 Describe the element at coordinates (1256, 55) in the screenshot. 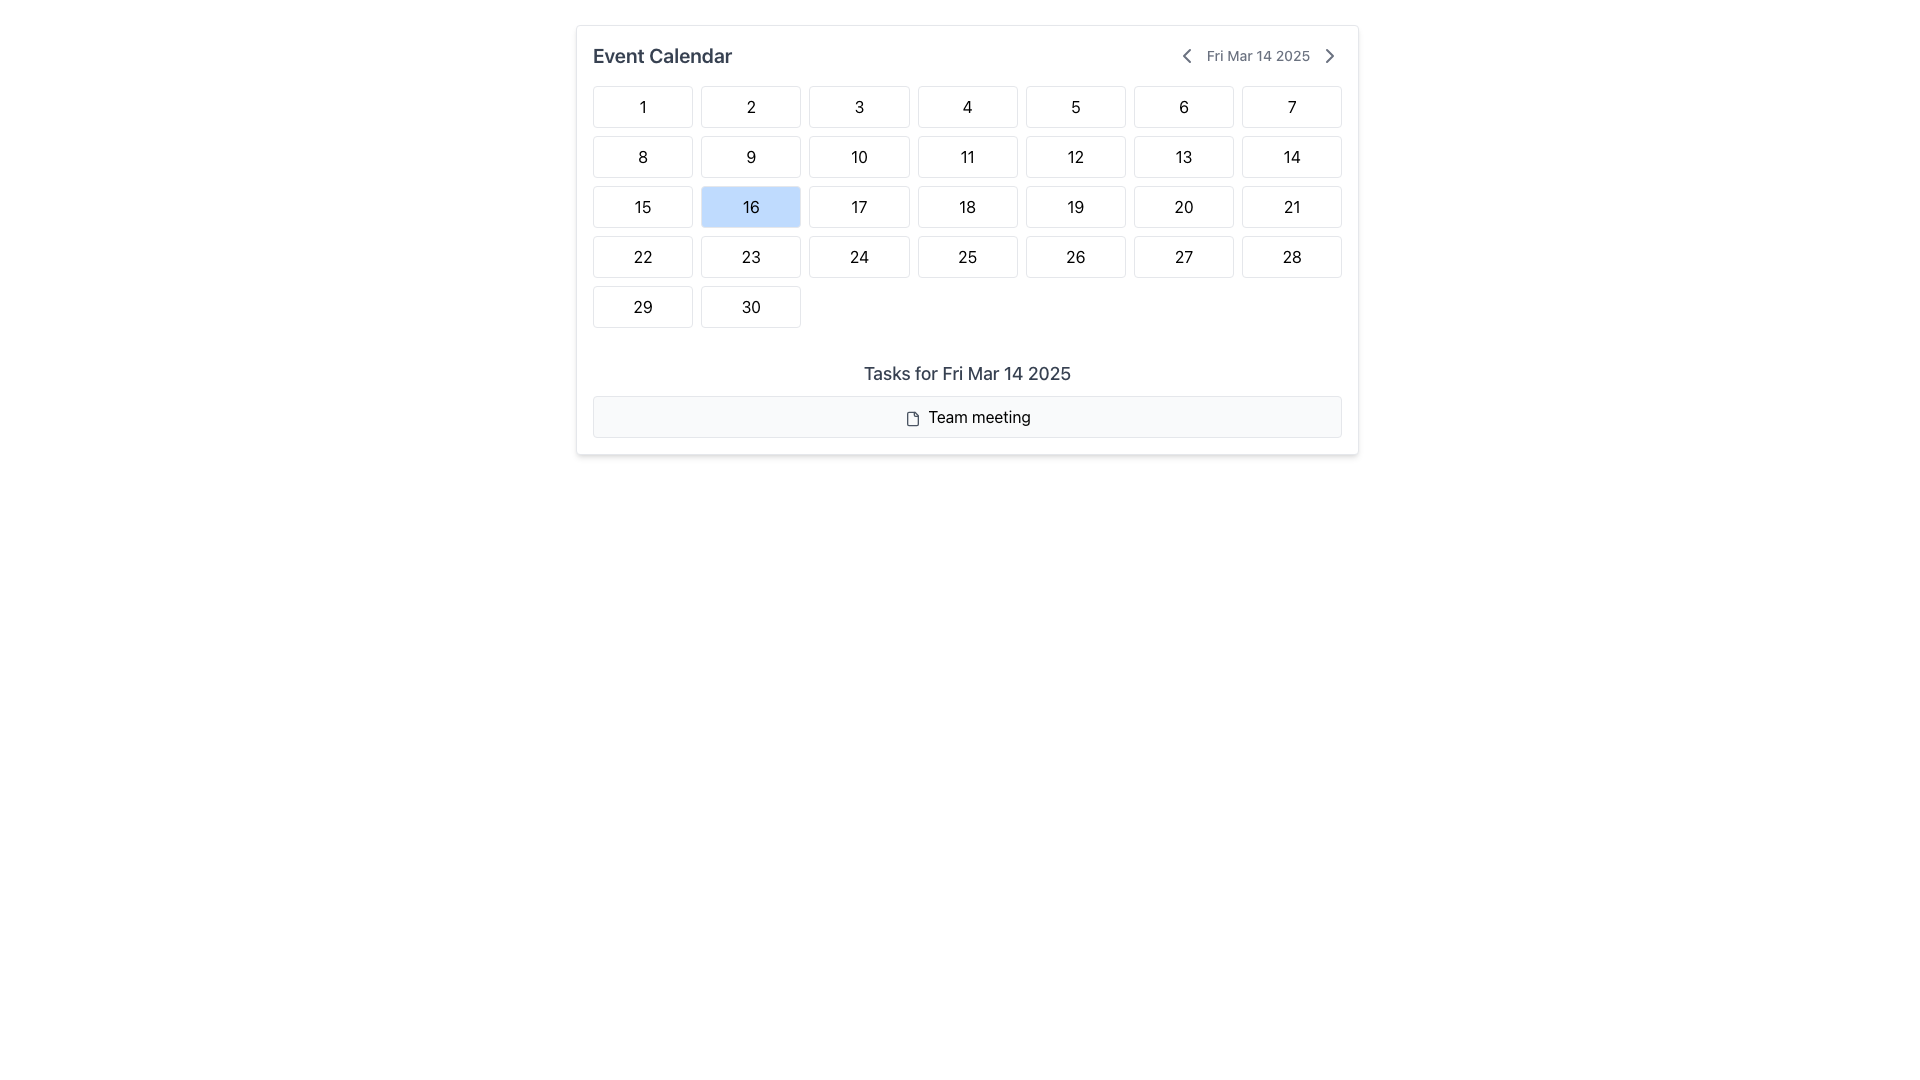

I see `the left-facing chevron icon adjacent to the date 'Fri Mar 14 2025' to change the date` at that location.